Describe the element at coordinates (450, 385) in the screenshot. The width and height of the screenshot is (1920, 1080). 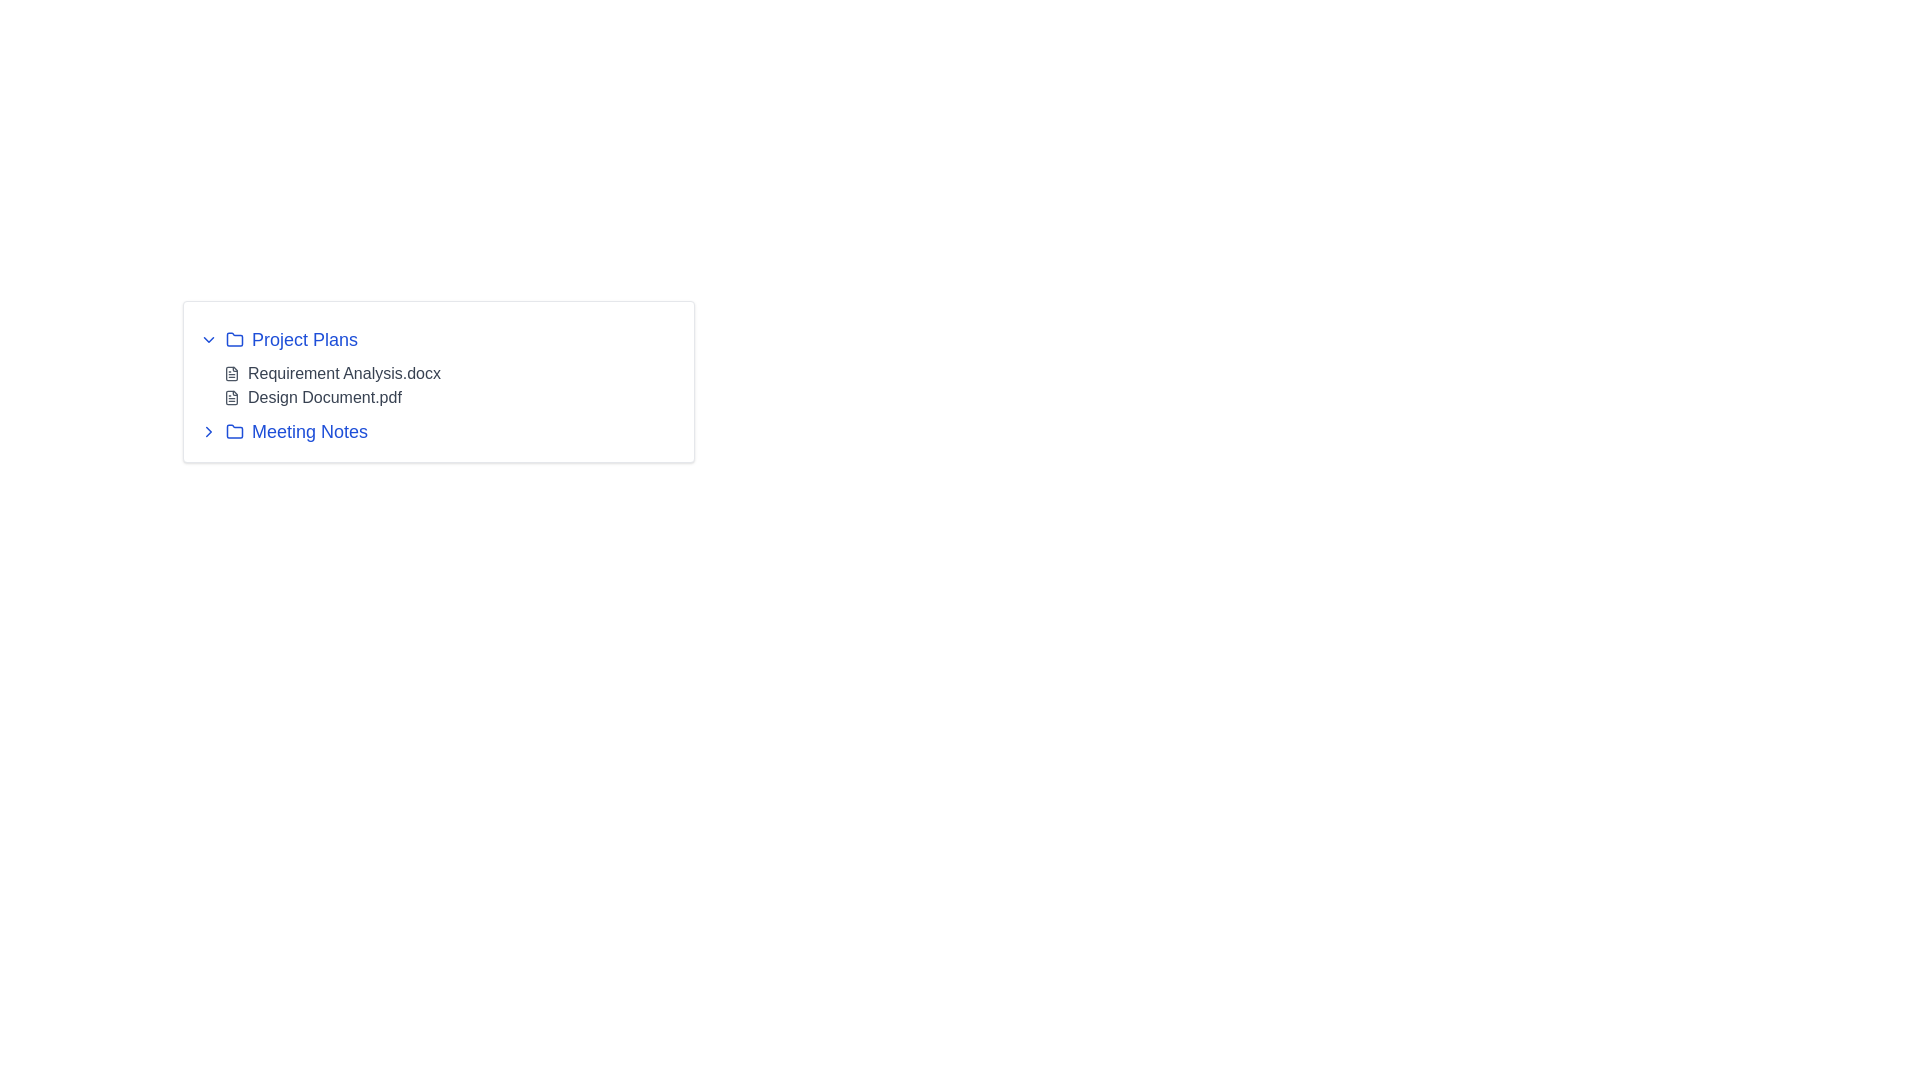
I see `the item link in the list of documents, specifically 'Requirement Analysis.docx' or 'Design Document.pdf', which is part of the dropdown menu under 'Project Plans'` at that location.